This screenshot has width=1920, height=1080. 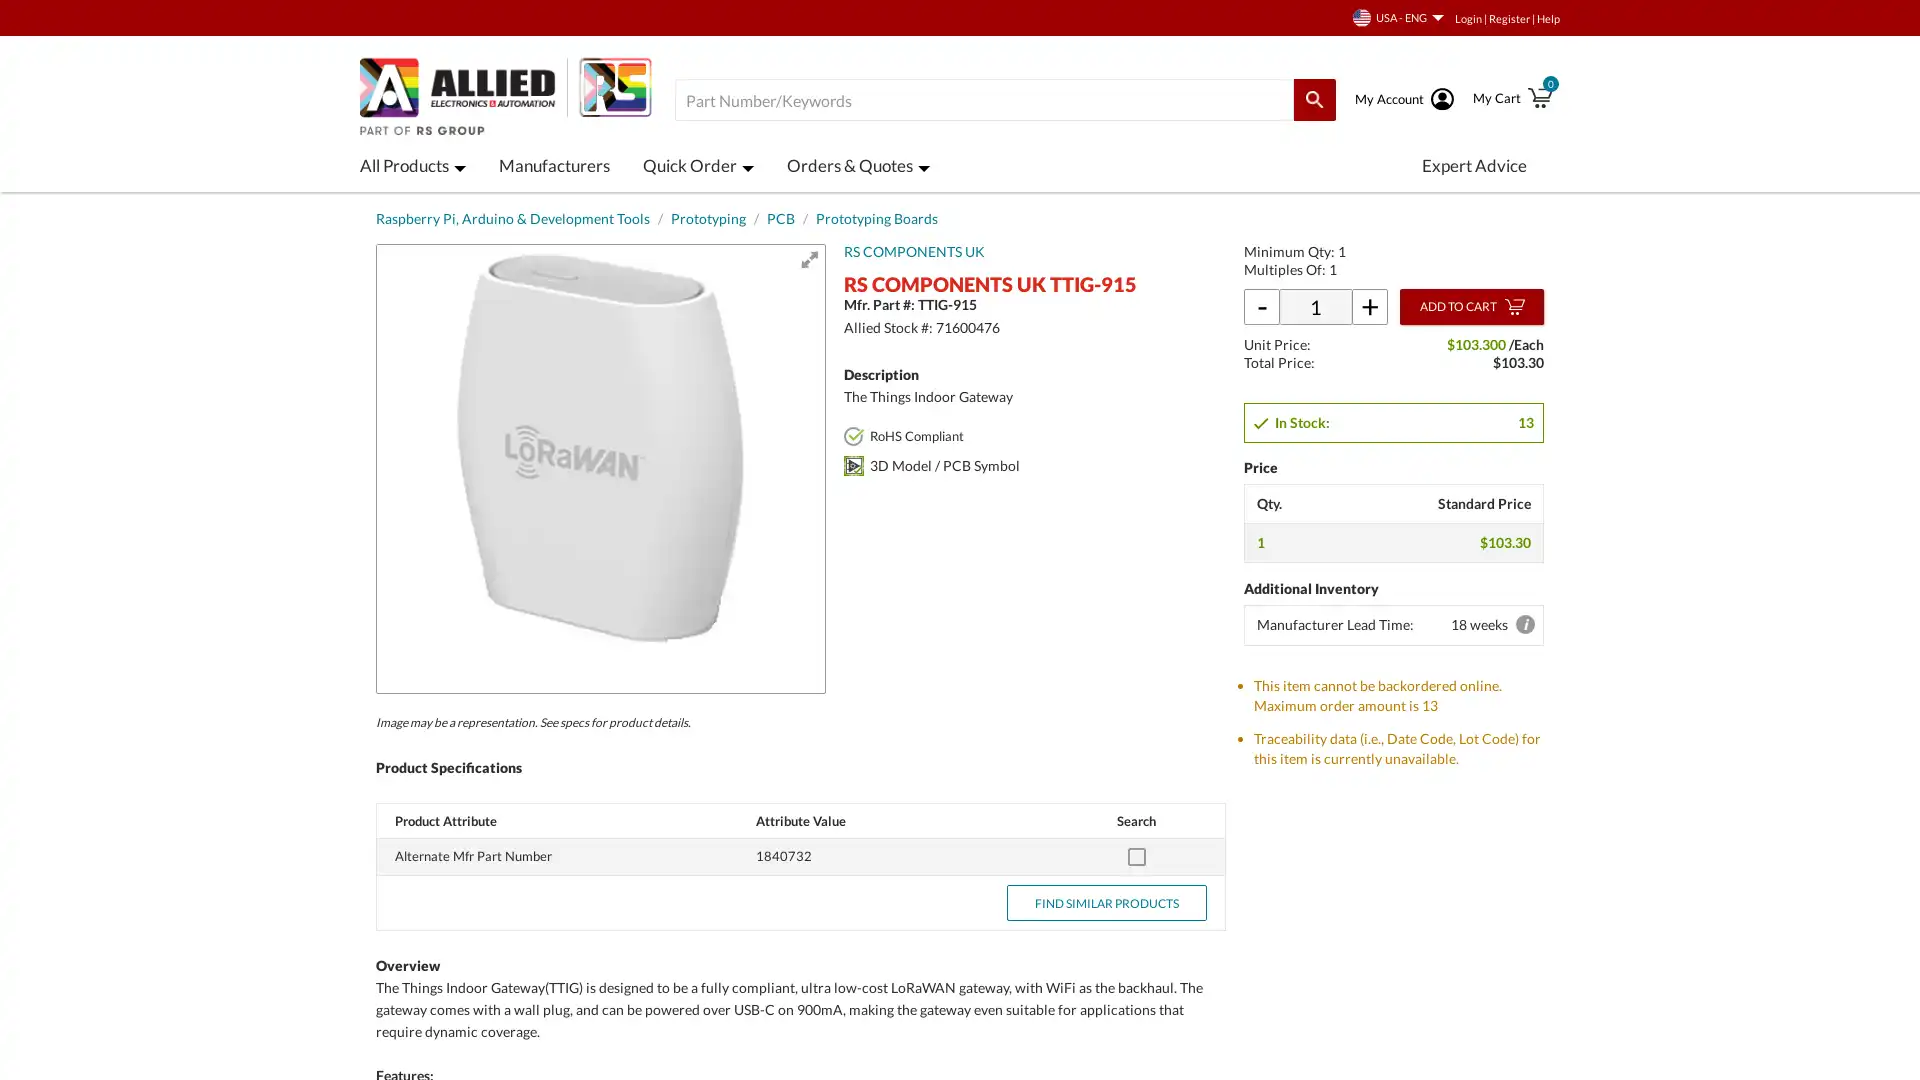 What do you see at coordinates (1106, 902) in the screenshot?
I see `FIND SIMILAR PRODUCTS` at bounding box center [1106, 902].